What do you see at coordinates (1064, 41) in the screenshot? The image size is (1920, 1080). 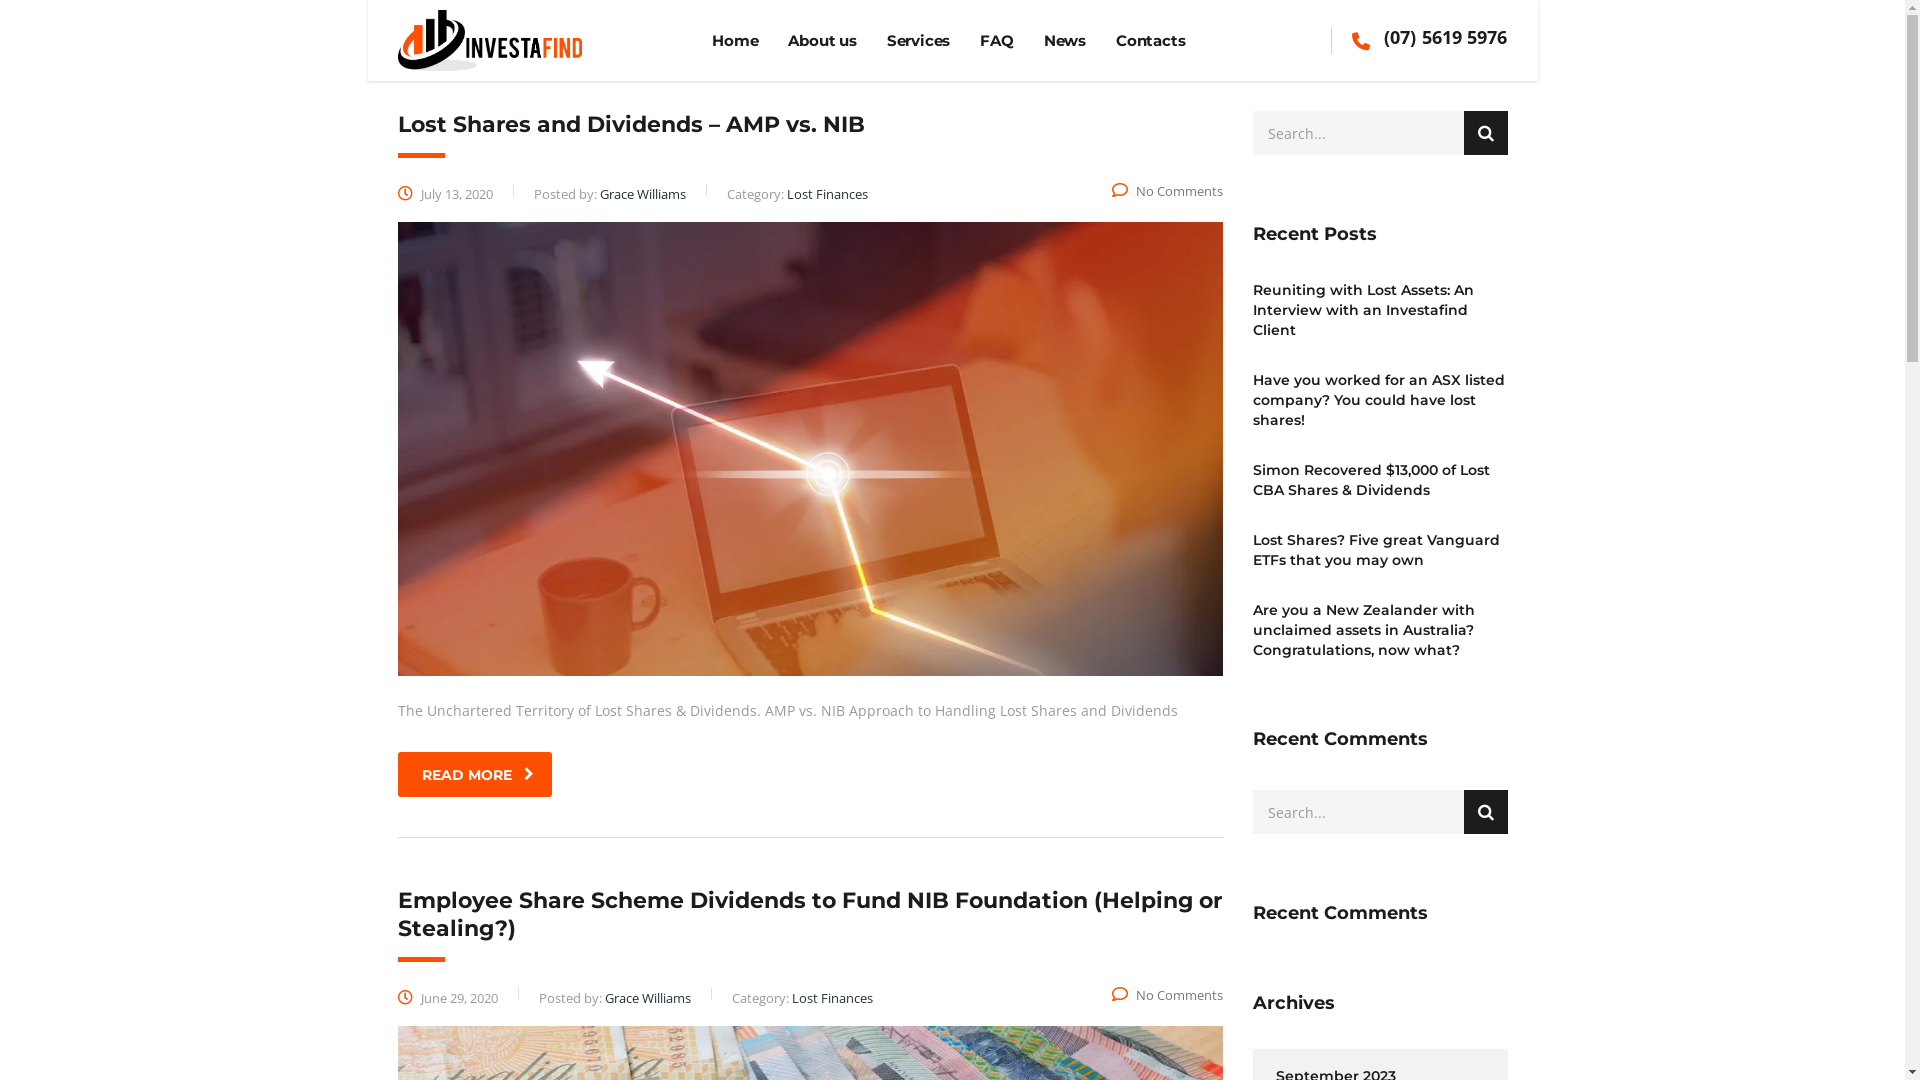 I see `'News'` at bounding box center [1064, 41].